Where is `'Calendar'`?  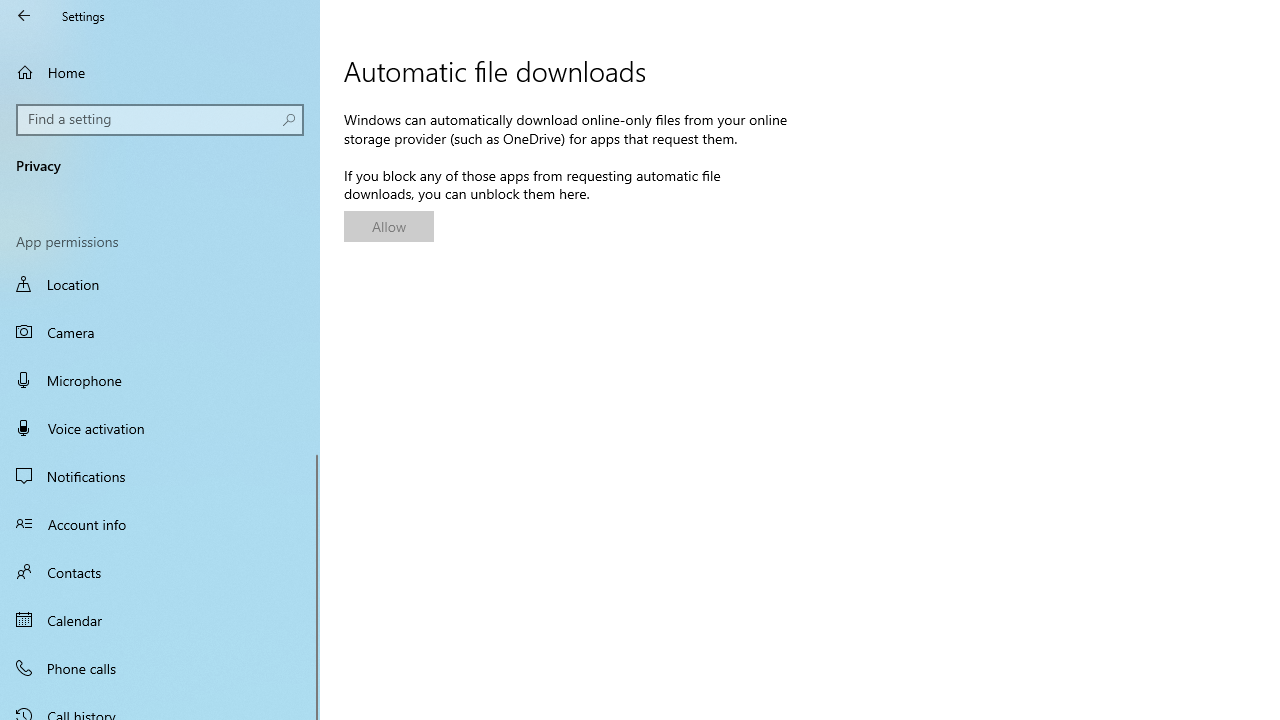 'Calendar' is located at coordinates (160, 618).